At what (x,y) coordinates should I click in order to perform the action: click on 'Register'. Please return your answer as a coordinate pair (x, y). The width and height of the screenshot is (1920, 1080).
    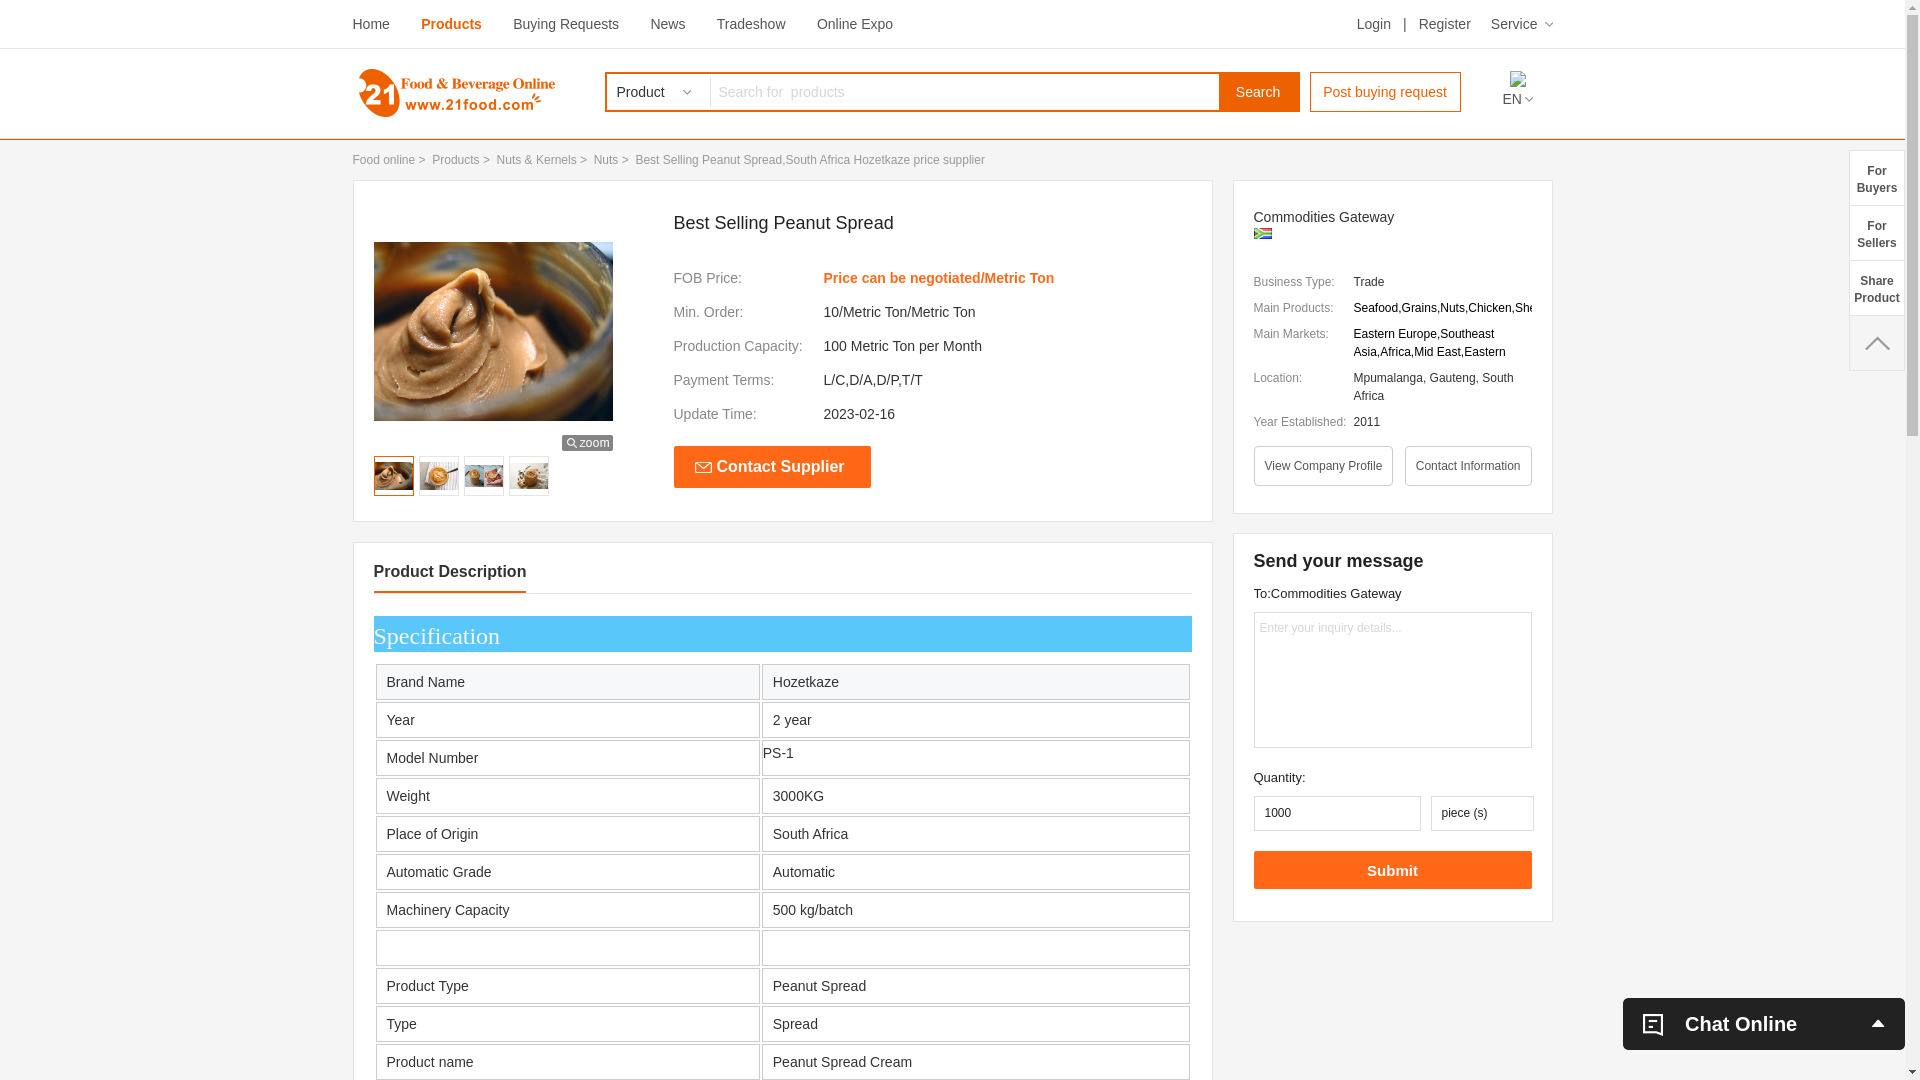
    Looking at the image, I should click on (1444, 23).